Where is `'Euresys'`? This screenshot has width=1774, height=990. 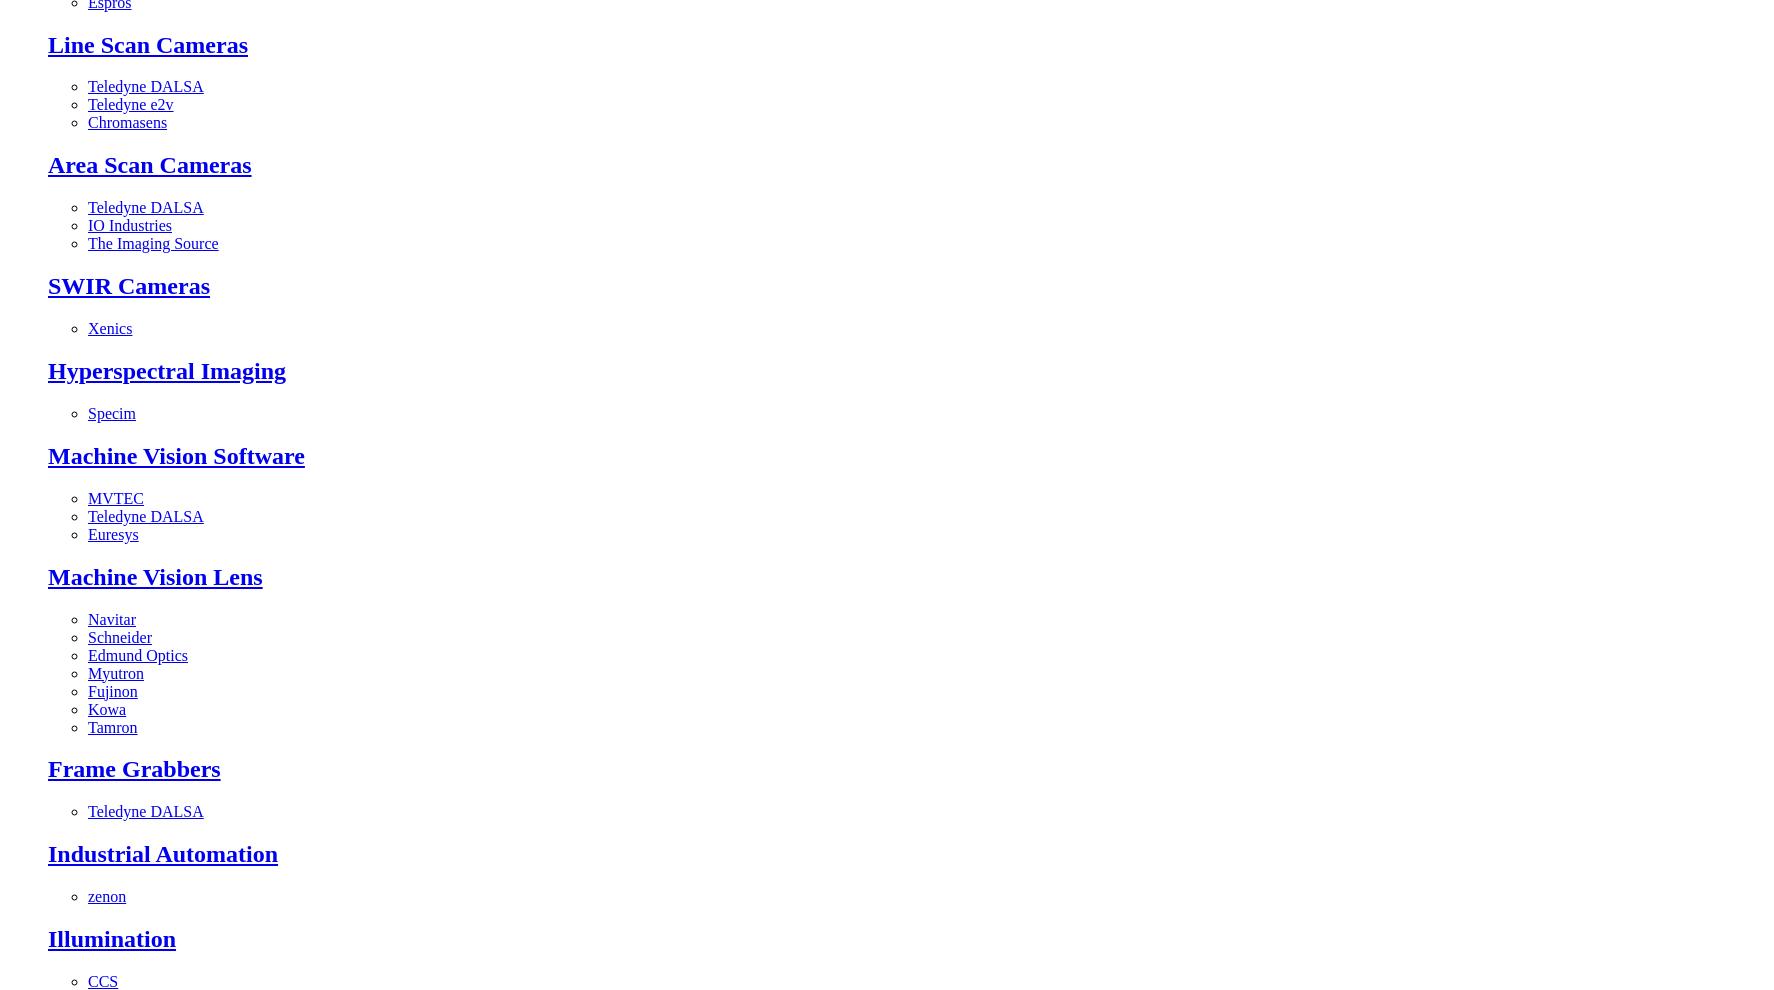 'Euresys' is located at coordinates (113, 532).